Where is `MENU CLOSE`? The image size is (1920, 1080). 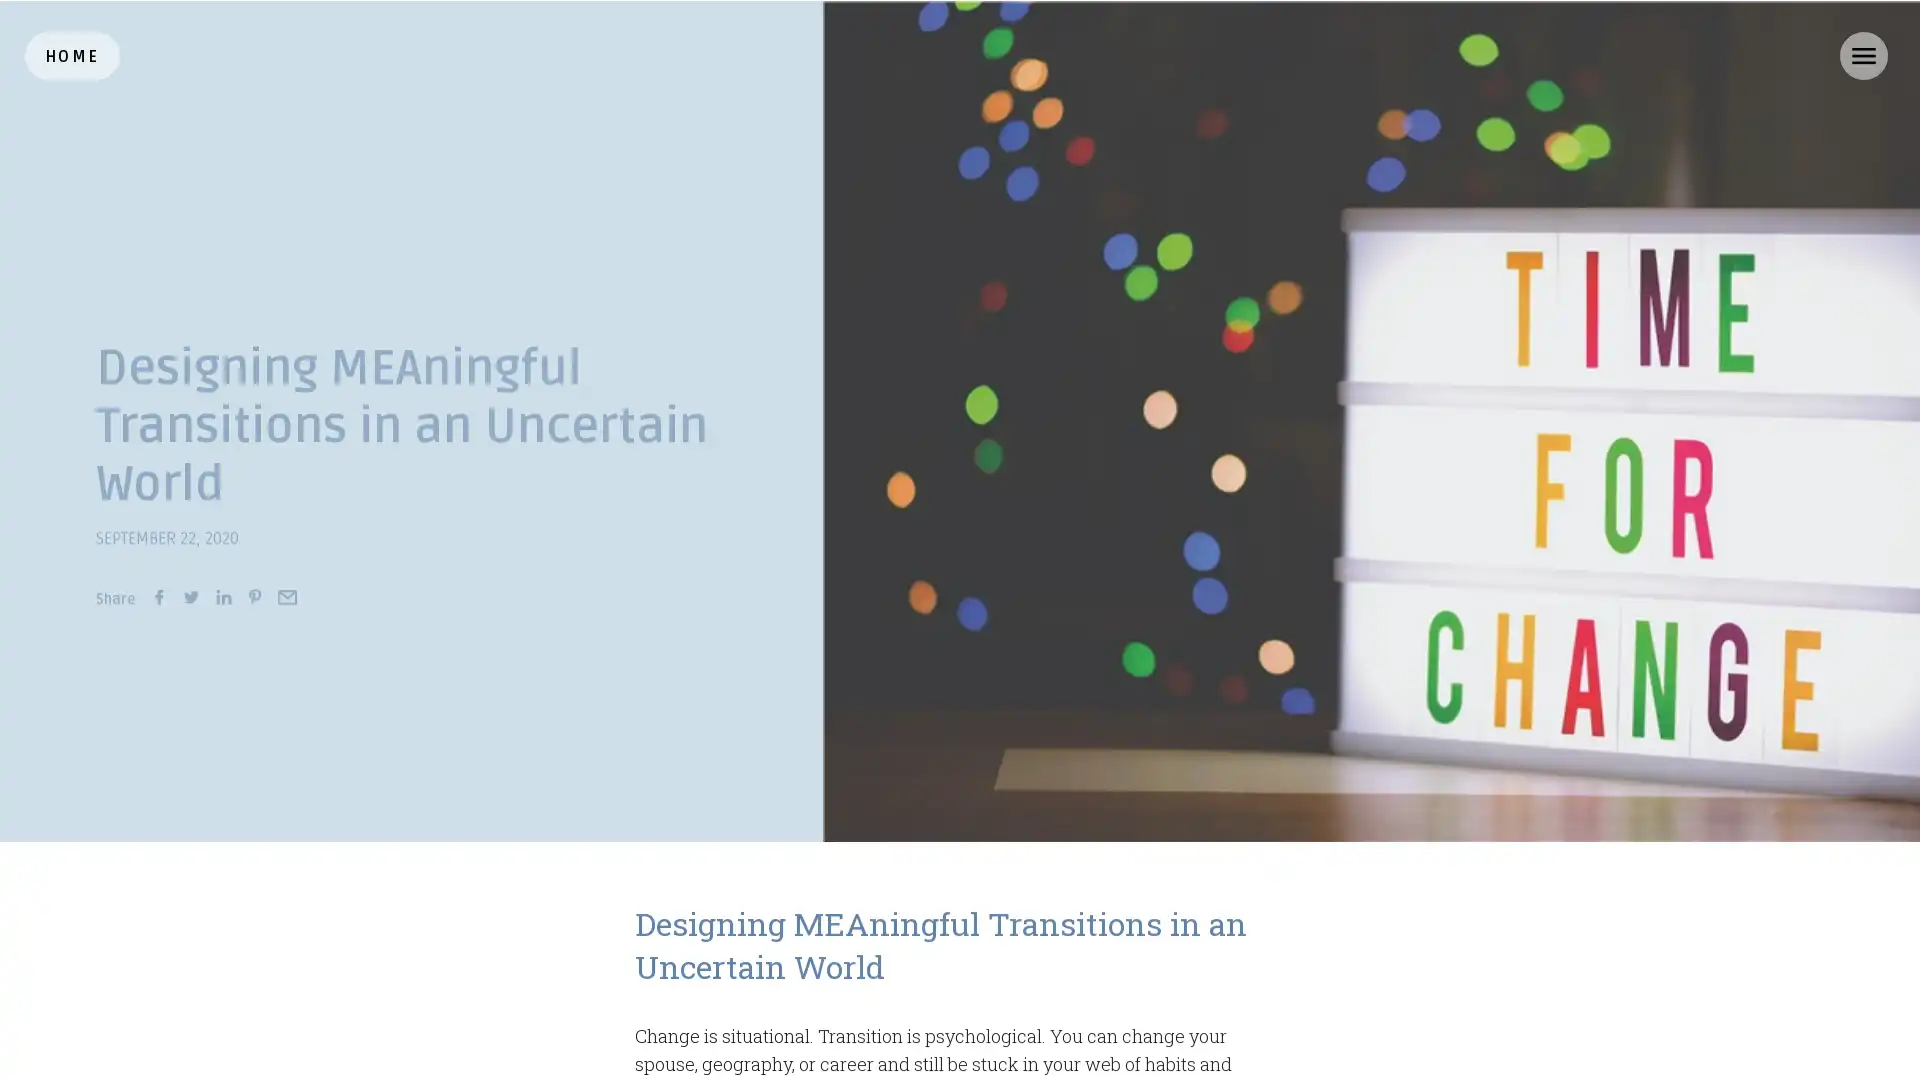 MENU CLOSE is located at coordinates (1862, 55).